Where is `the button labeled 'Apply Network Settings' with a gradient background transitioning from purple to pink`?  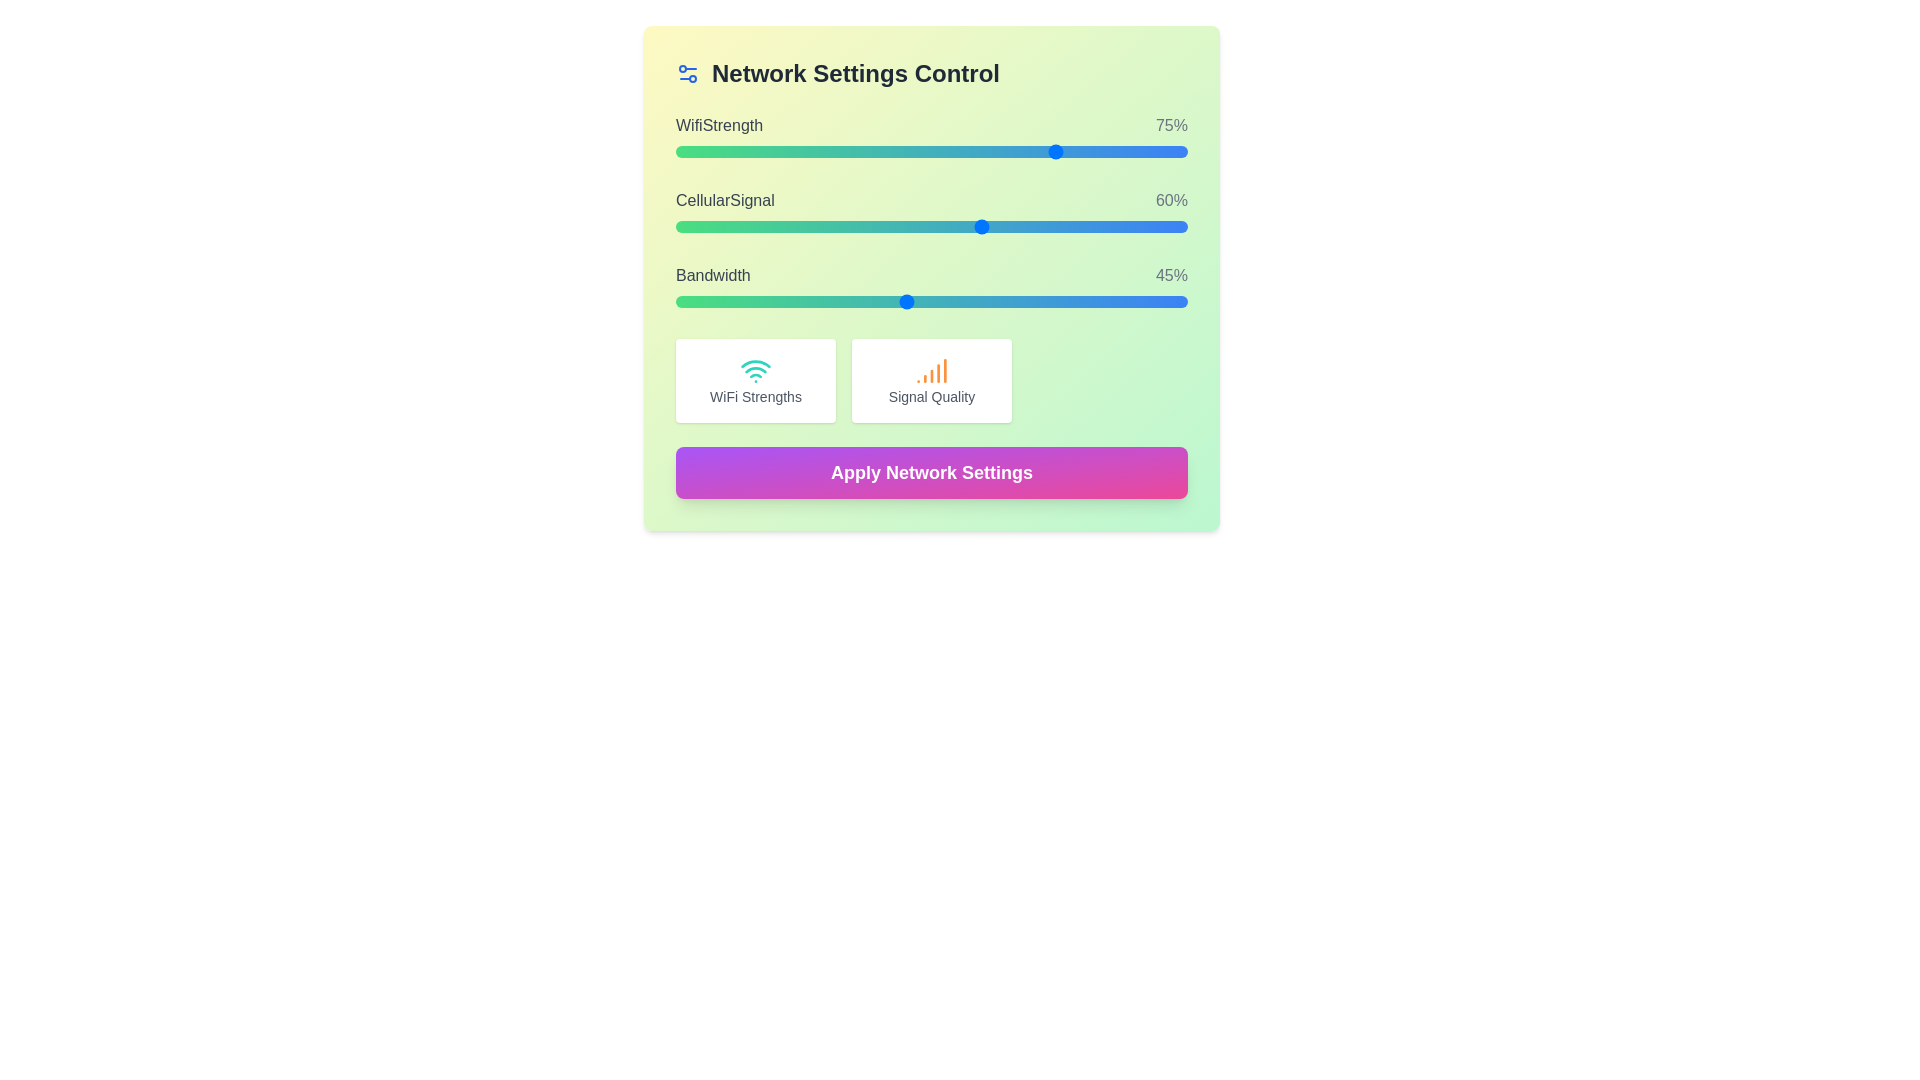
the button labeled 'Apply Network Settings' with a gradient background transitioning from purple to pink is located at coordinates (930, 473).